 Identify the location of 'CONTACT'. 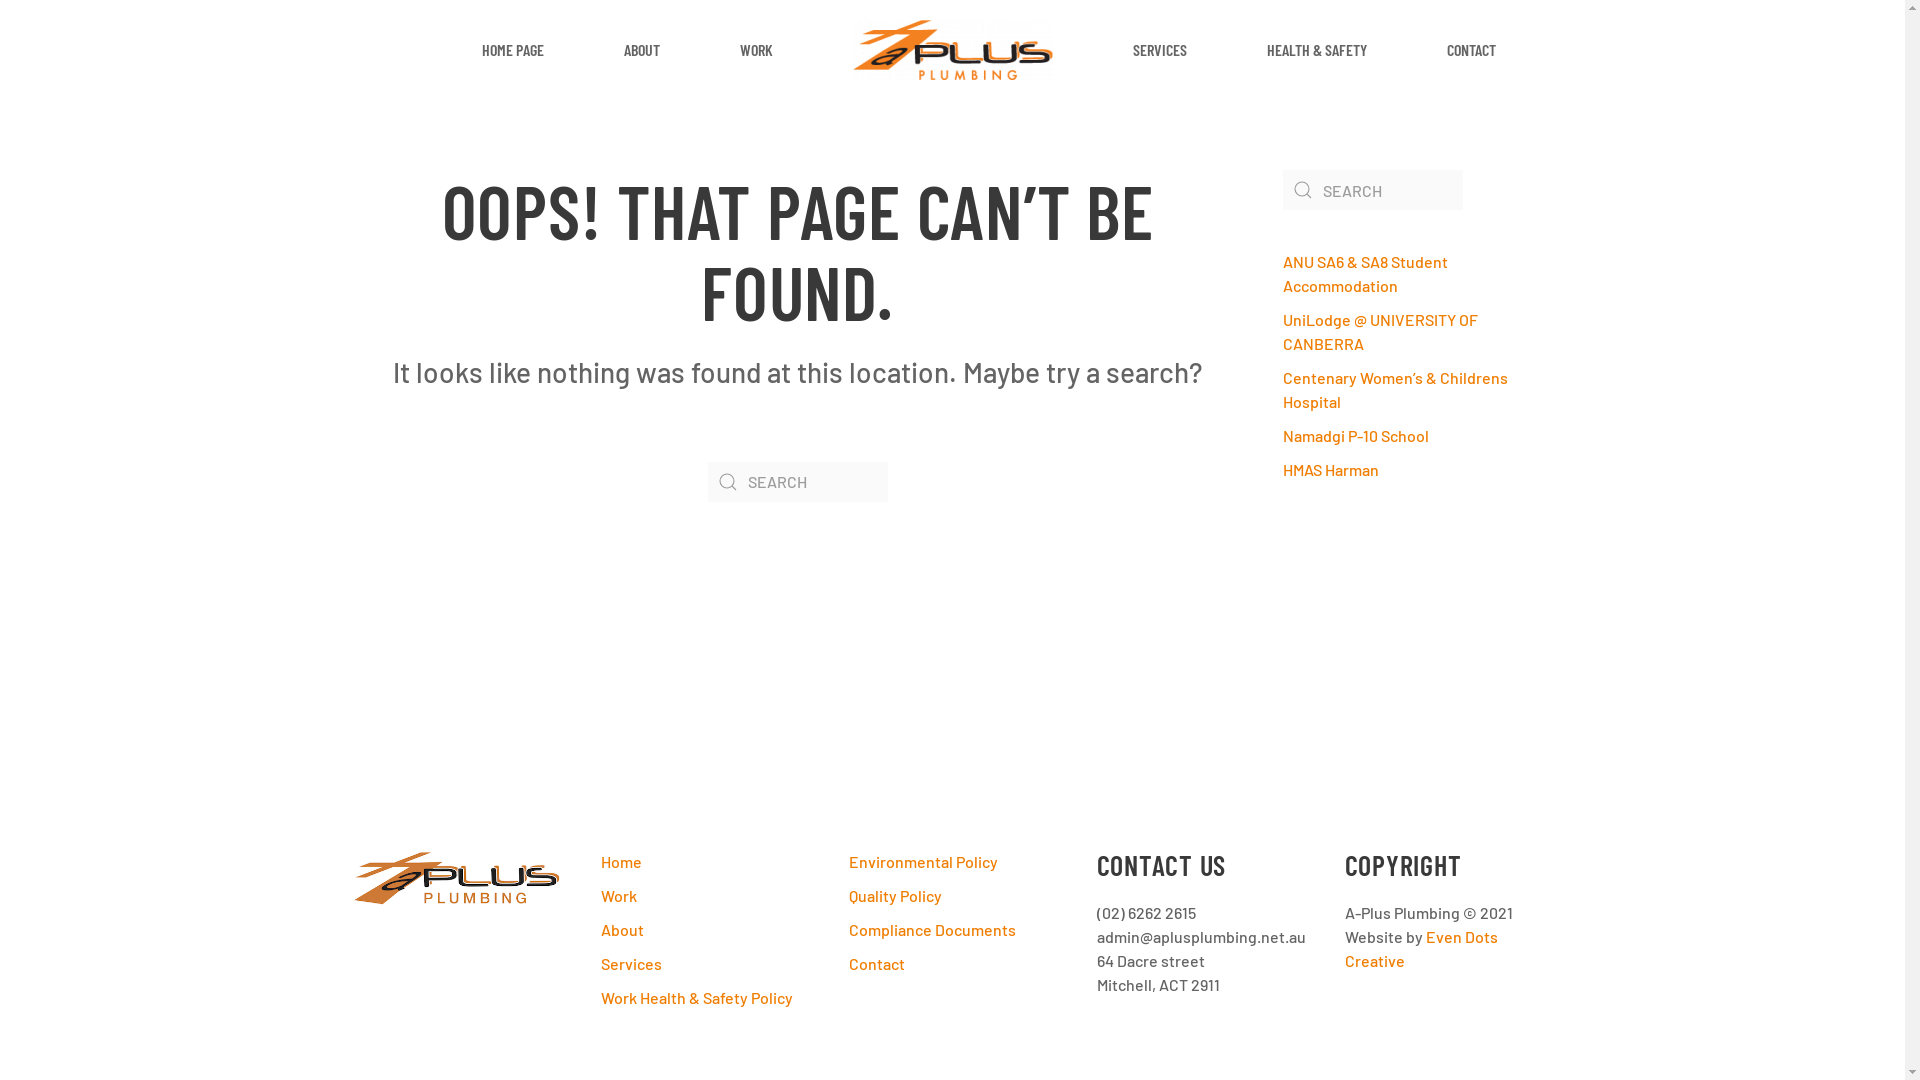
(1470, 49).